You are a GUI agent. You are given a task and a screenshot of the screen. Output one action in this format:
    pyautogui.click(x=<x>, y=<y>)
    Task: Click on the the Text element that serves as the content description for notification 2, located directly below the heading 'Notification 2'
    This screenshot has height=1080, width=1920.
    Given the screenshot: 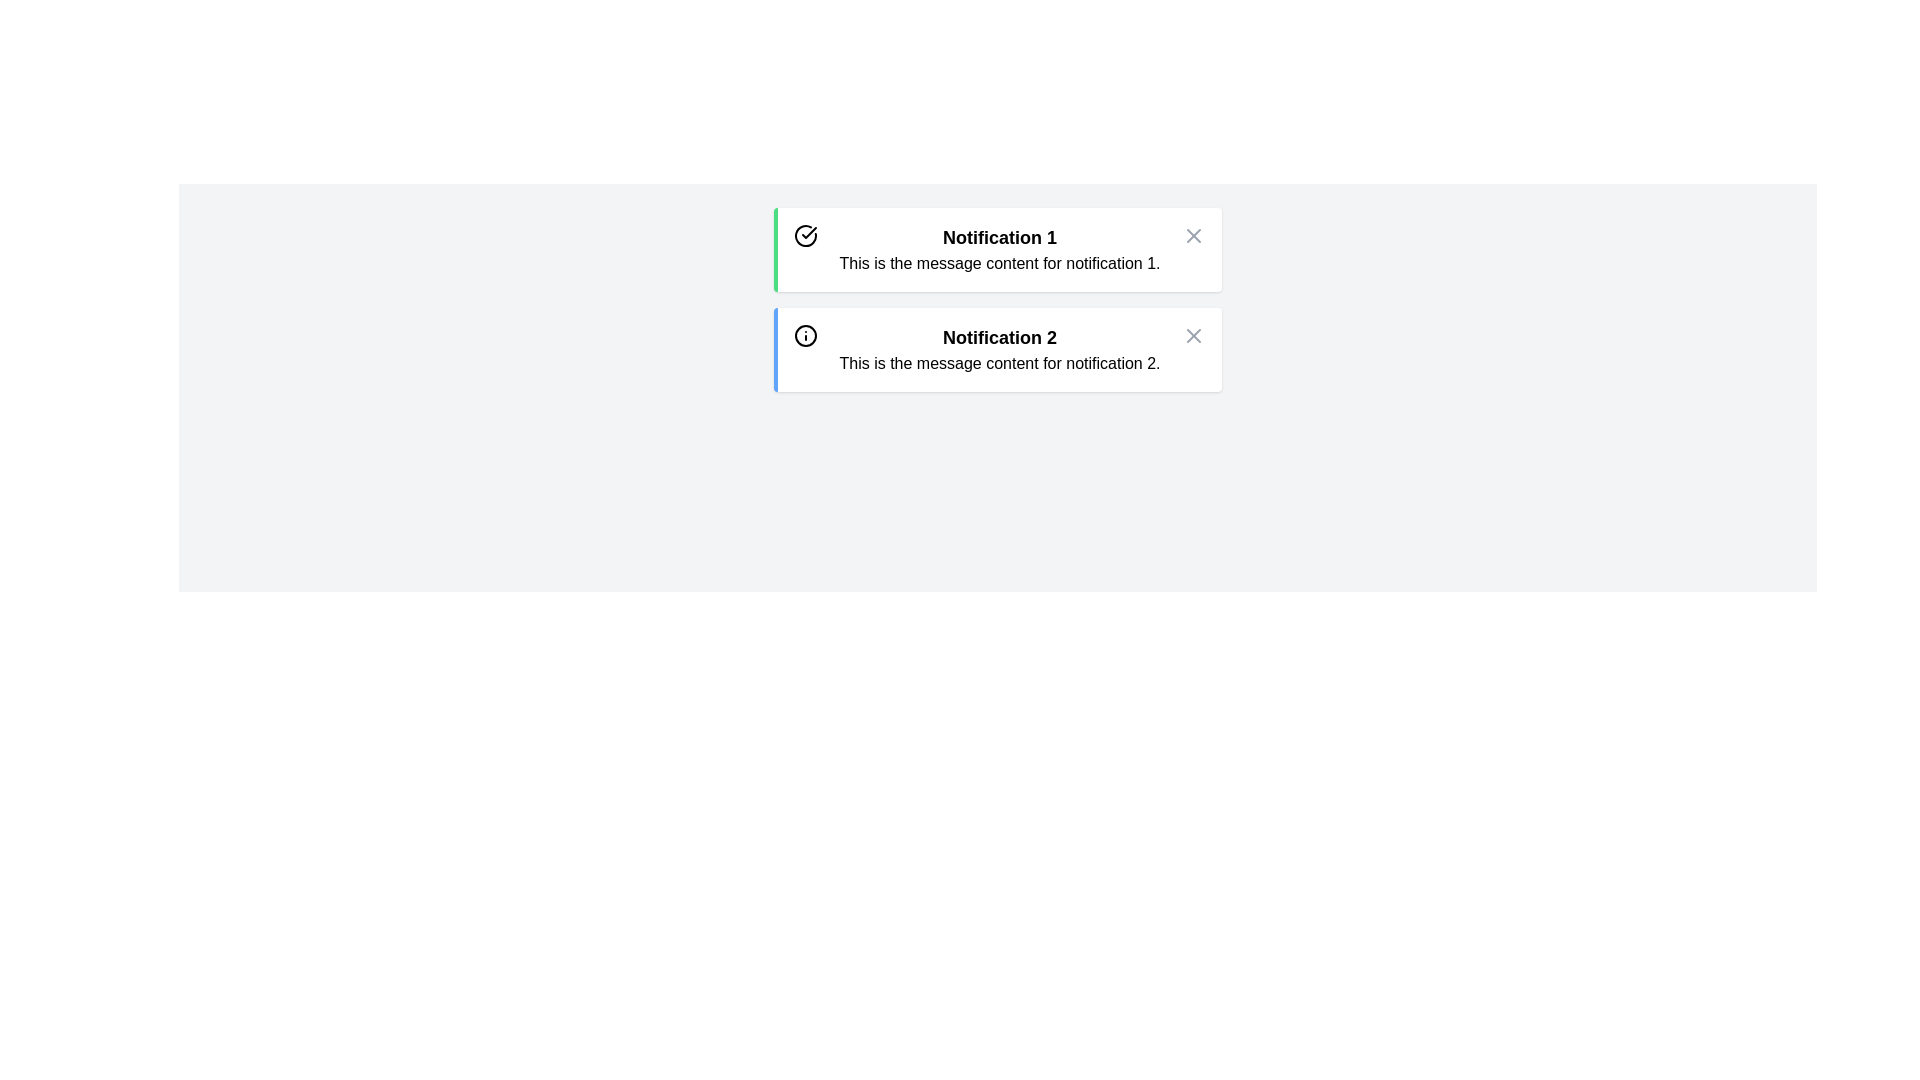 What is the action you would take?
    pyautogui.click(x=999, y=363)
    